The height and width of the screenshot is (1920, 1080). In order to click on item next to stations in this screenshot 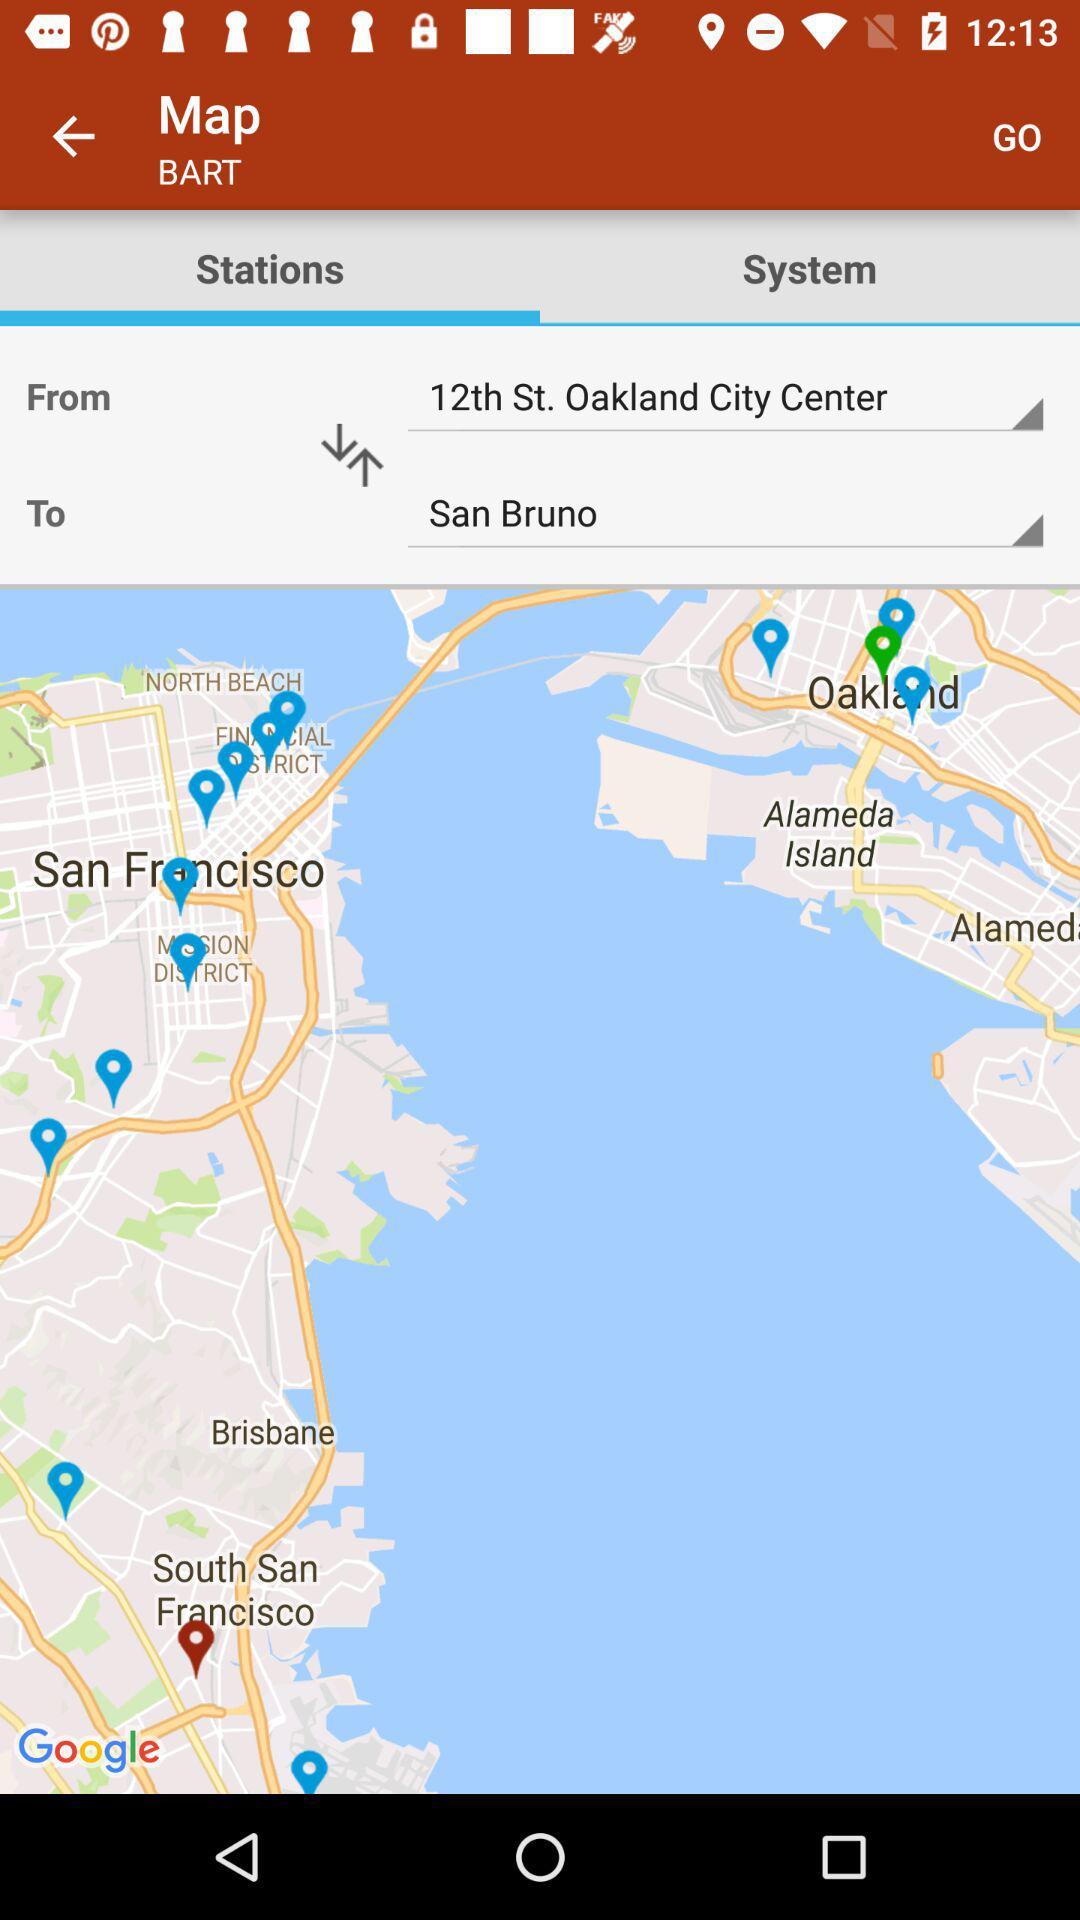, I will do `click(1017, 135)`.